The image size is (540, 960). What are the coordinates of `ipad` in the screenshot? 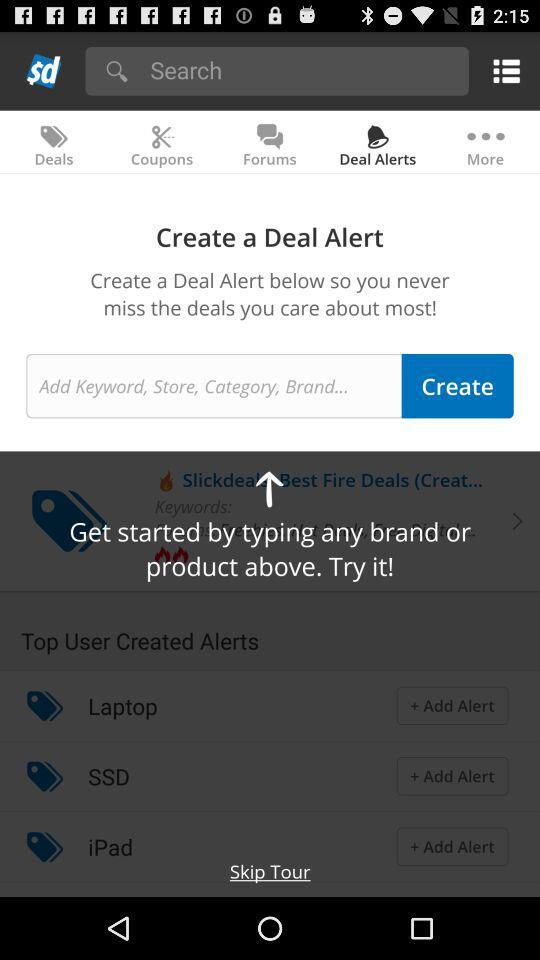 It's located at (110, 845).